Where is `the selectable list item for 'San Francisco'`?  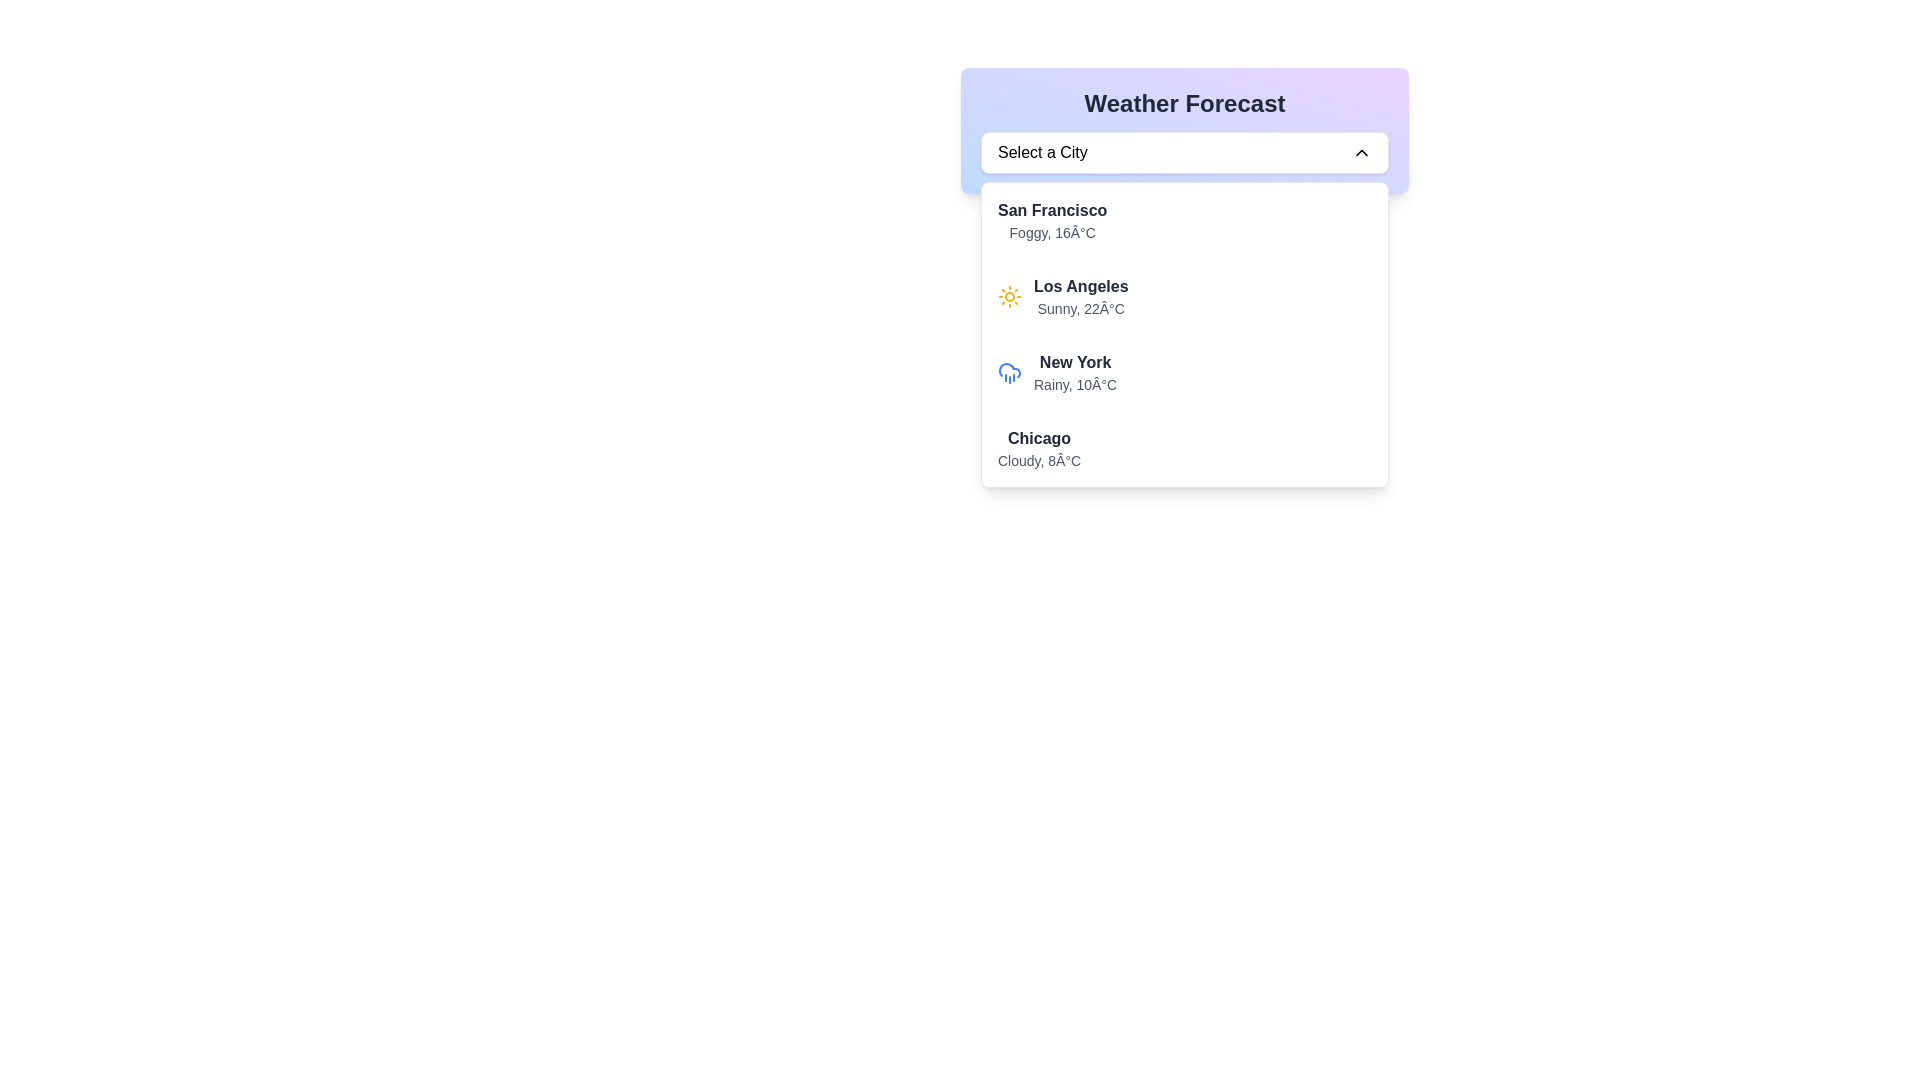
the selectable list item for 'San Francisco' is located at coordinates (1185, 220).